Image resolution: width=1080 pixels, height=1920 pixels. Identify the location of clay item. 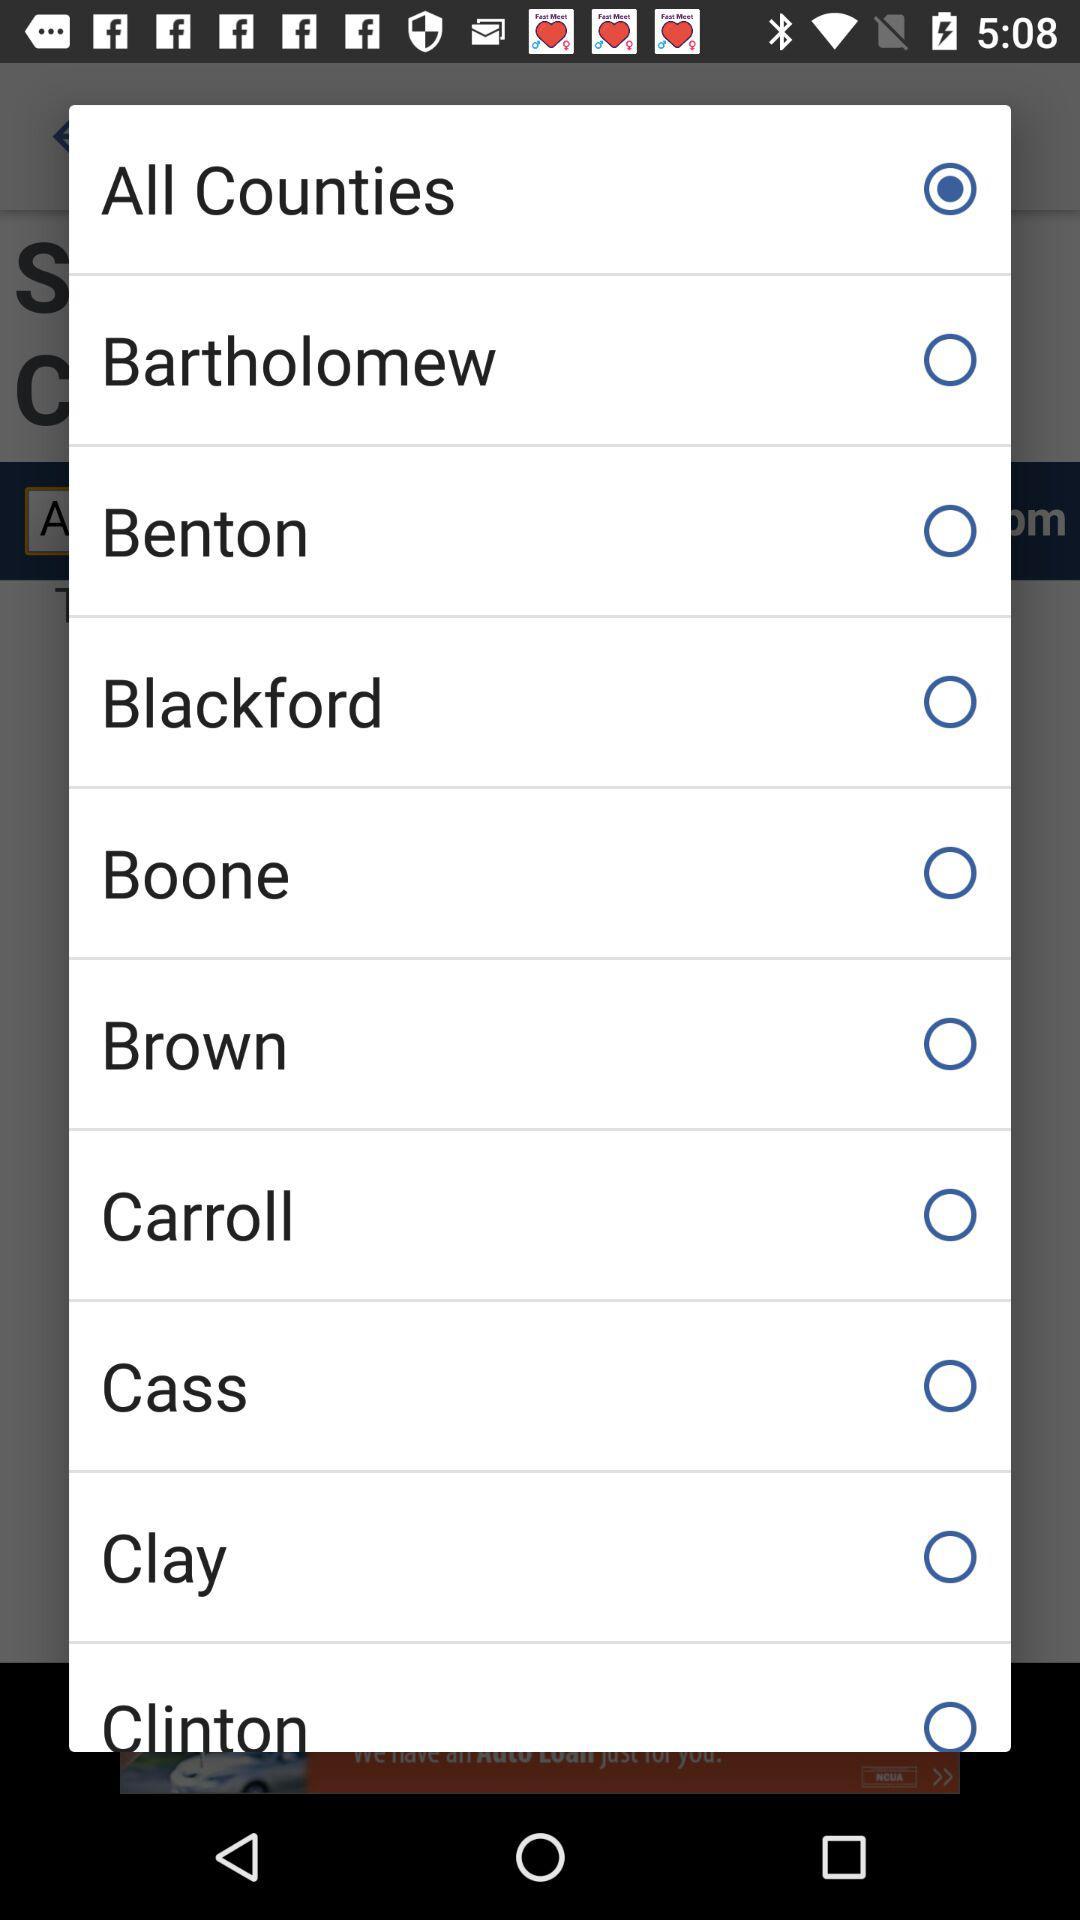
(540, 1555).